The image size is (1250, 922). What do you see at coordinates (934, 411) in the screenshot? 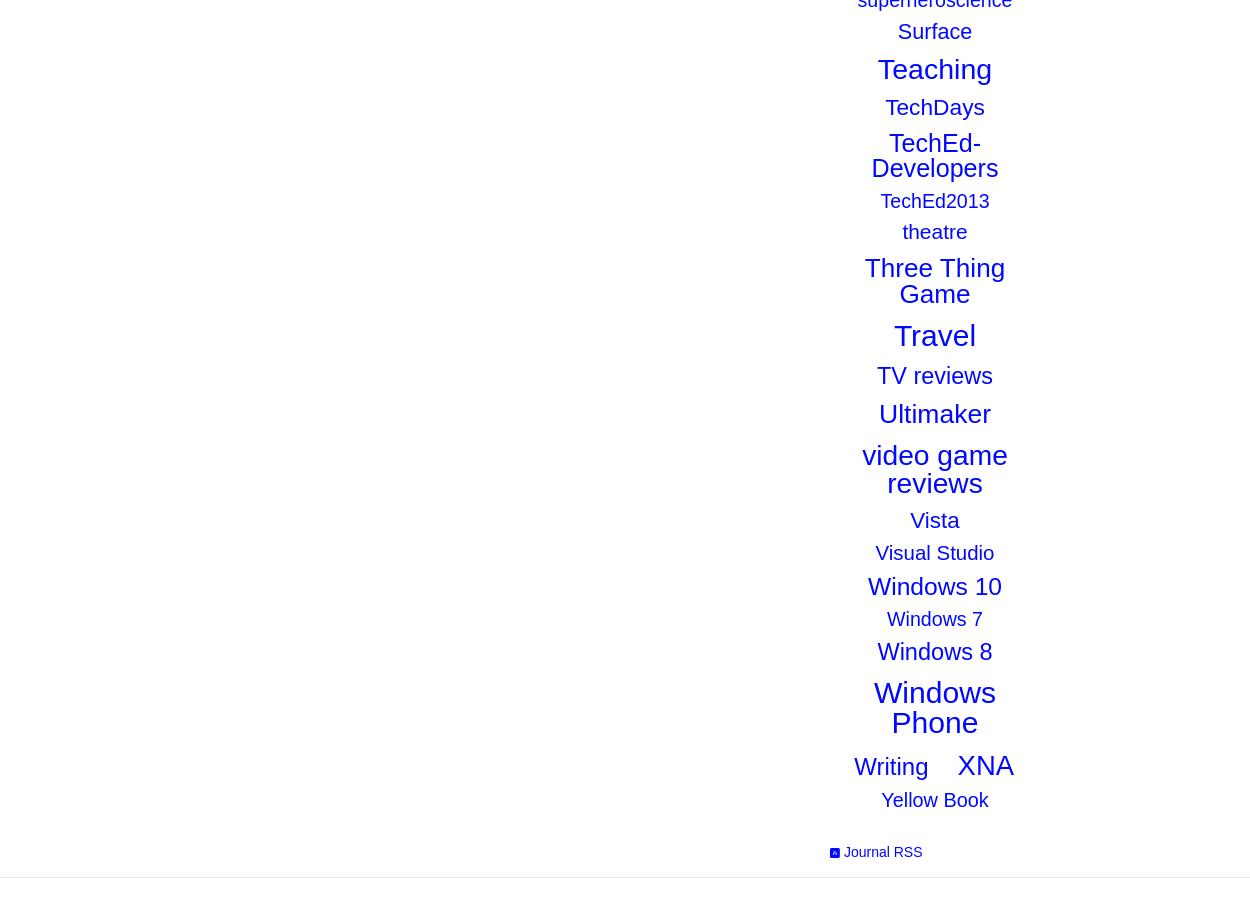
I see `'Ultimaker'` at bounding box center [934, 411].